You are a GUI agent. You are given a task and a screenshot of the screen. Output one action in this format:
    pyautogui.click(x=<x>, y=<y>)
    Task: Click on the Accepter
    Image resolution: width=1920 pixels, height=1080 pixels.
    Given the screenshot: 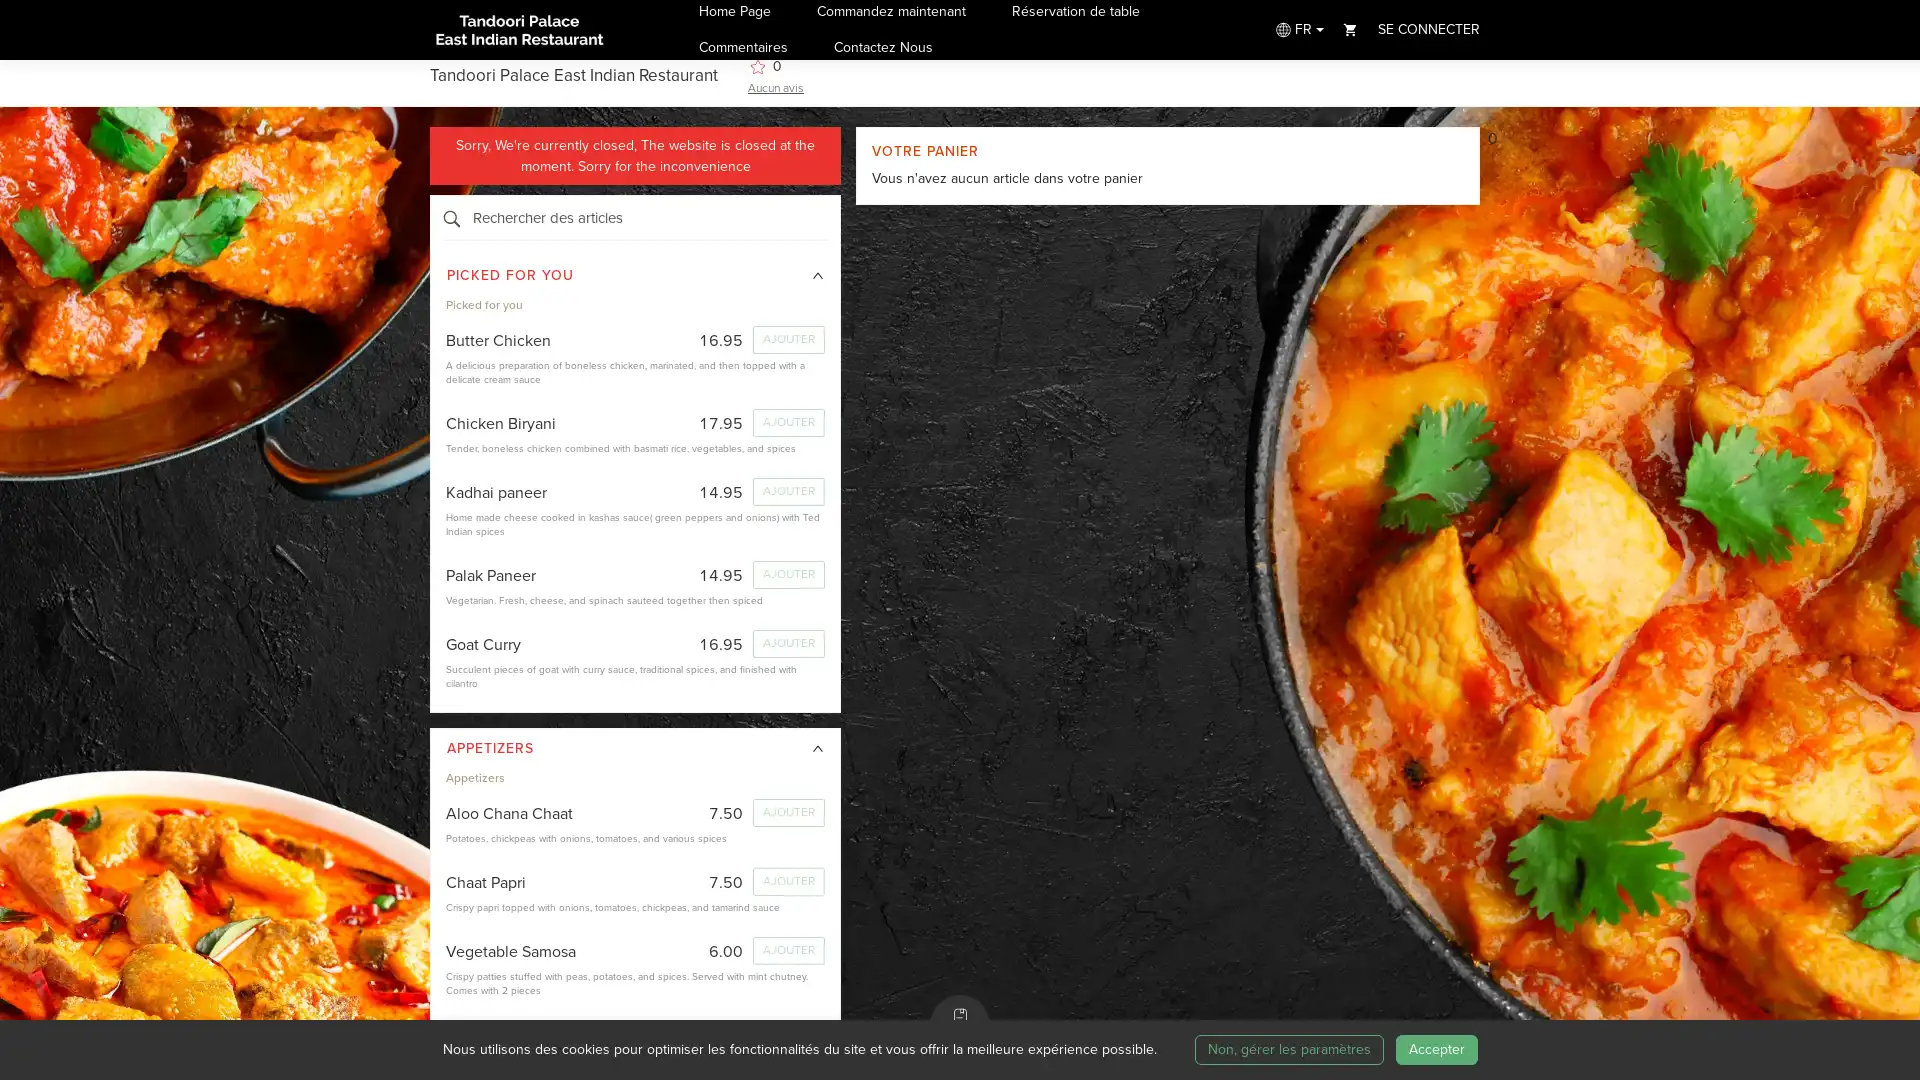 What is the action you would take?
    pyautogui.click(x=1434, y=1048)
    